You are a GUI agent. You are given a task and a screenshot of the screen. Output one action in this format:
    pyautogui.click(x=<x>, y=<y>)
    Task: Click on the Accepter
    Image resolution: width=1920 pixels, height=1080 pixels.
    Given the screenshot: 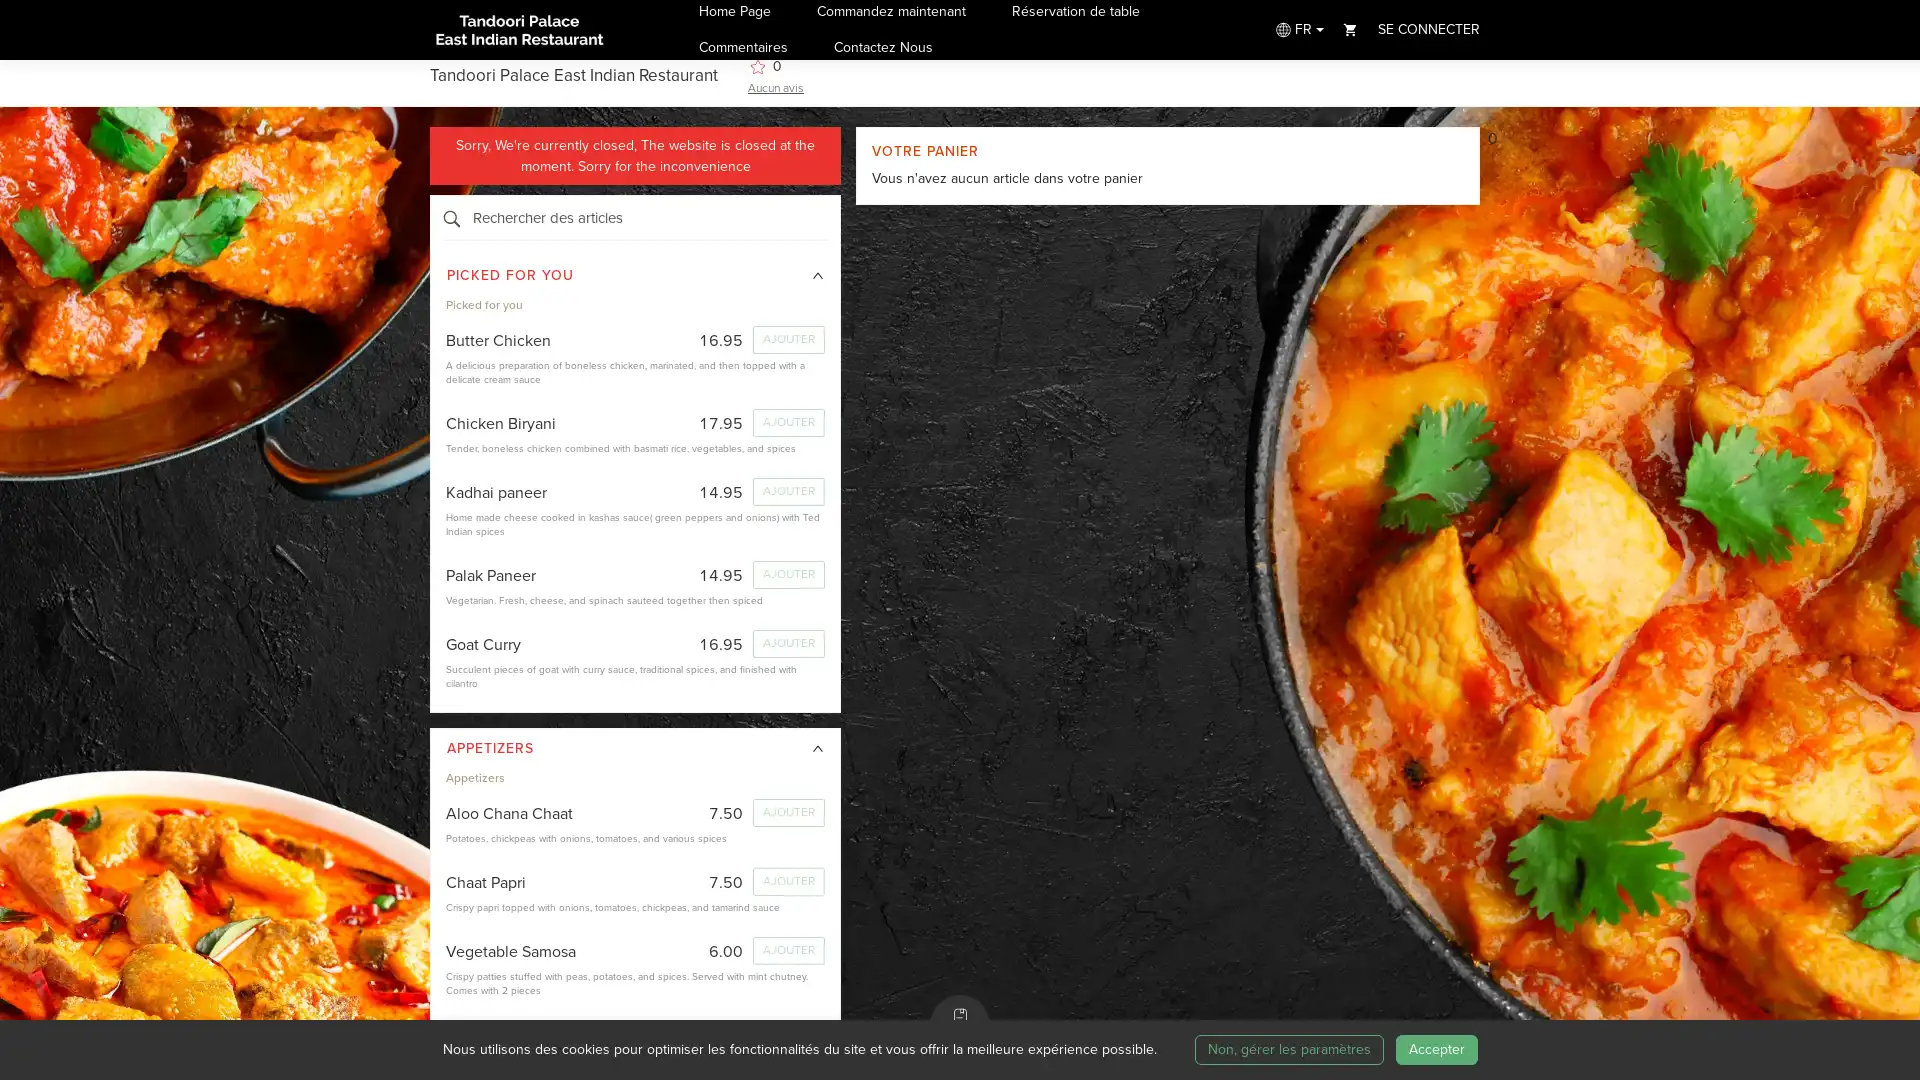 What is the action you would take?
    pyautogui.click(x=1434, y=1048)
    